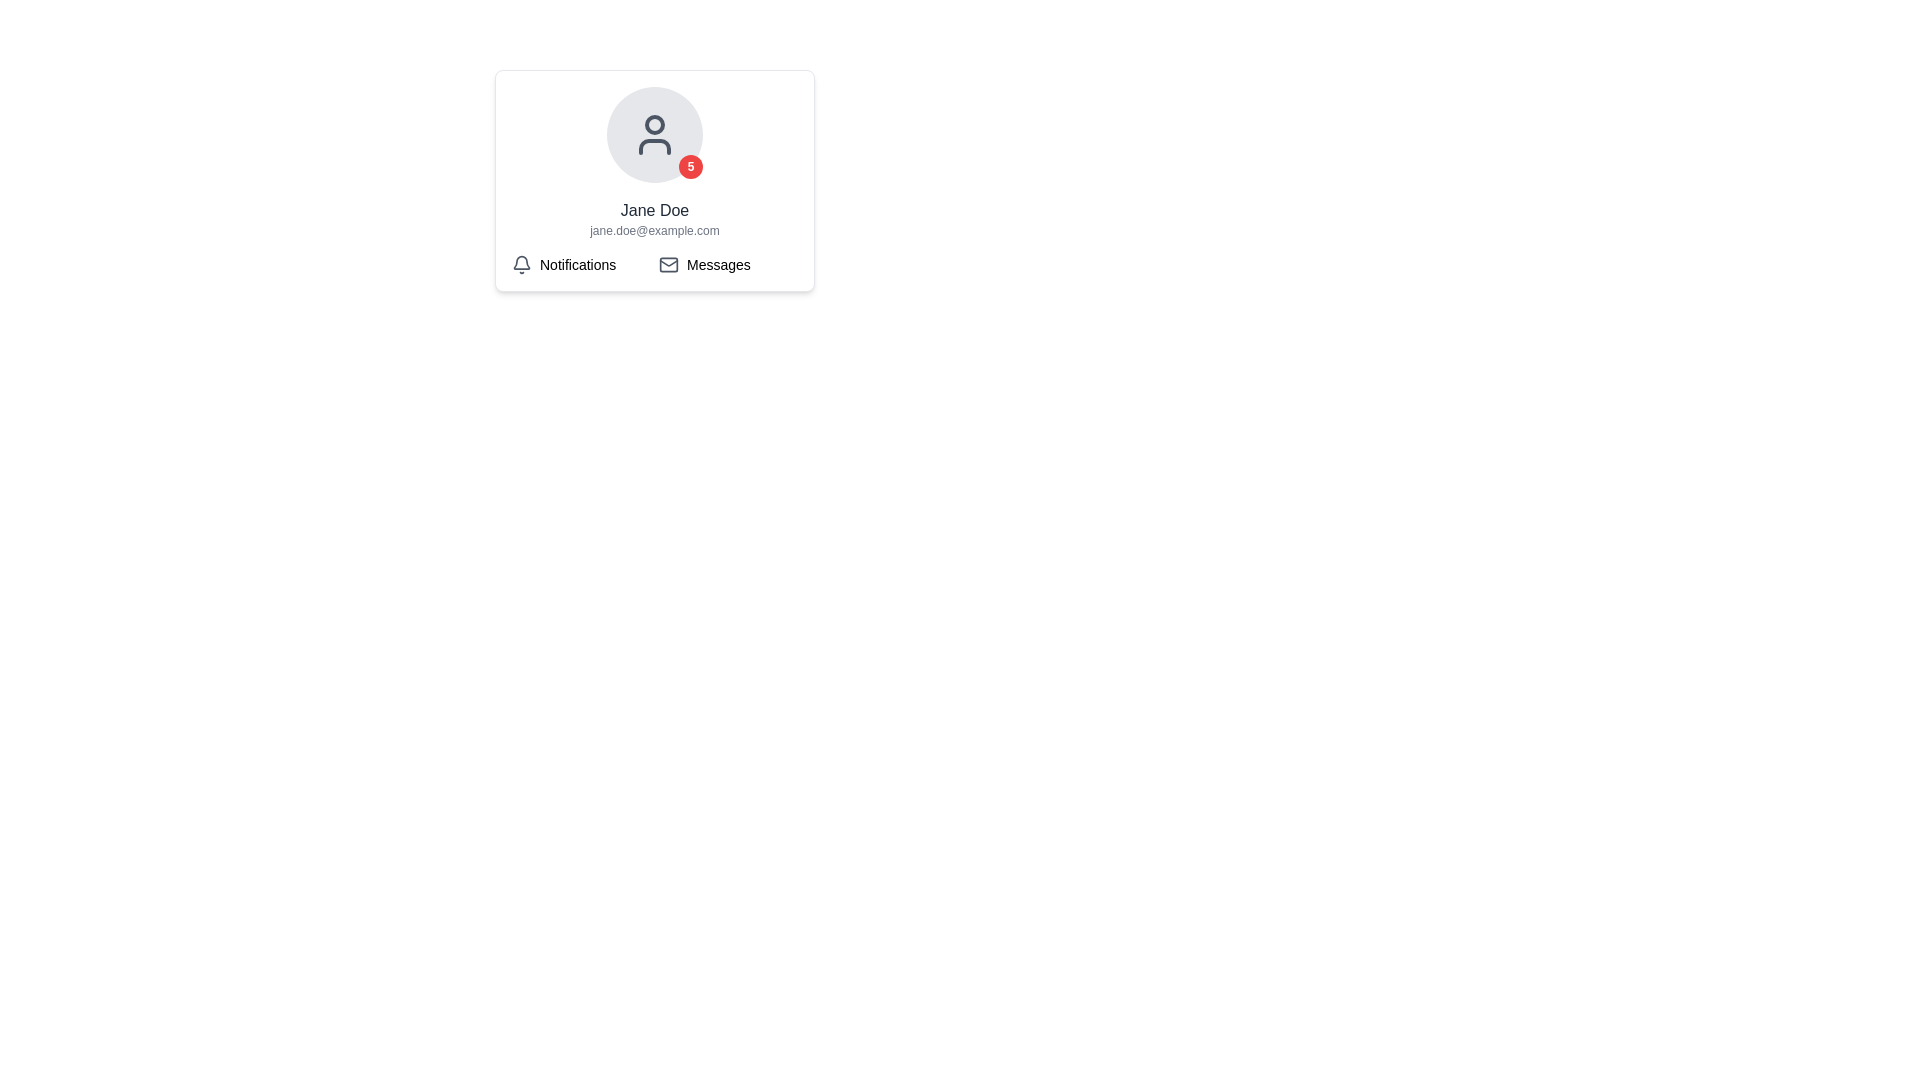 The image size is (1920, 1080). Describe the element at coordinates (522, 264) in the screenshot. I see `the bell icon representing notifications, which is located to the left of the text 'Notifications' in the bottom-left section of the card-like structure` at that location.